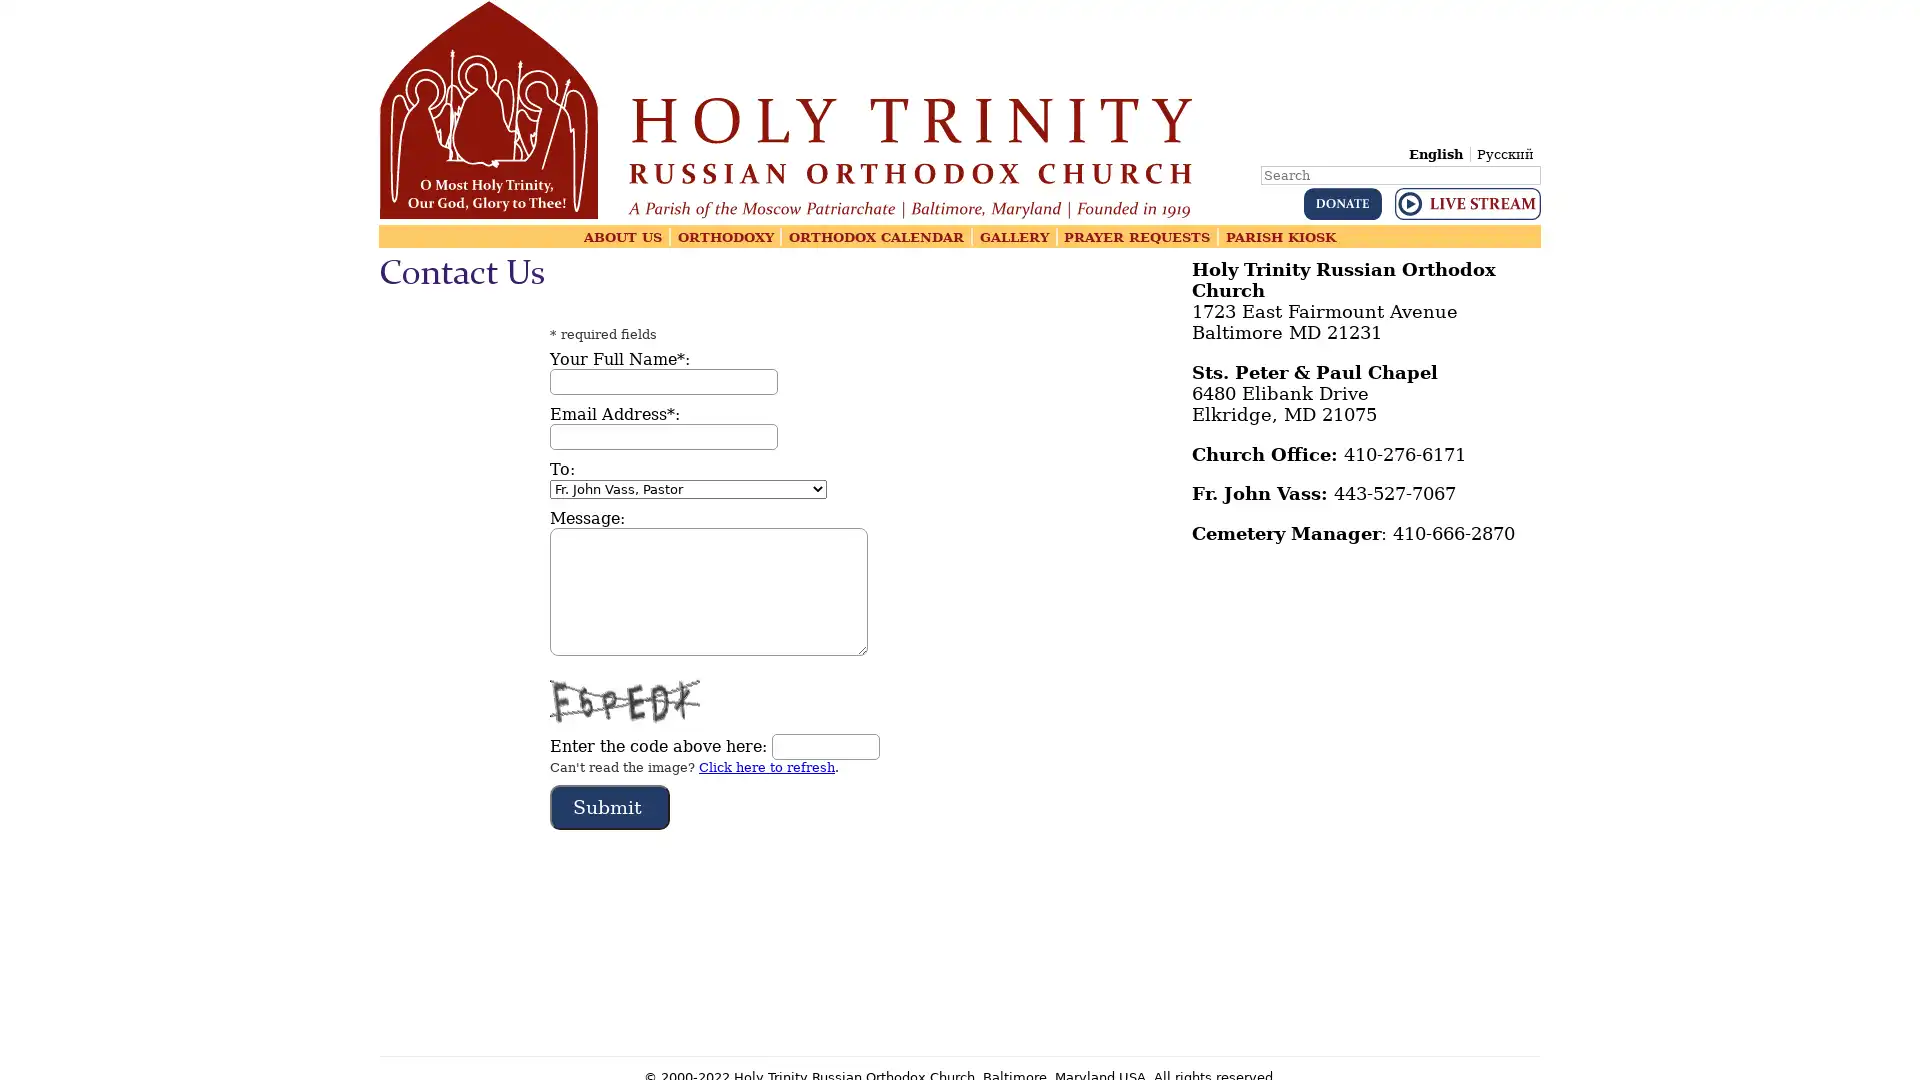  What do you see at coordinates (1538, 160) in the screenshot?
I see `Search` at bounding box center [1538, 160].